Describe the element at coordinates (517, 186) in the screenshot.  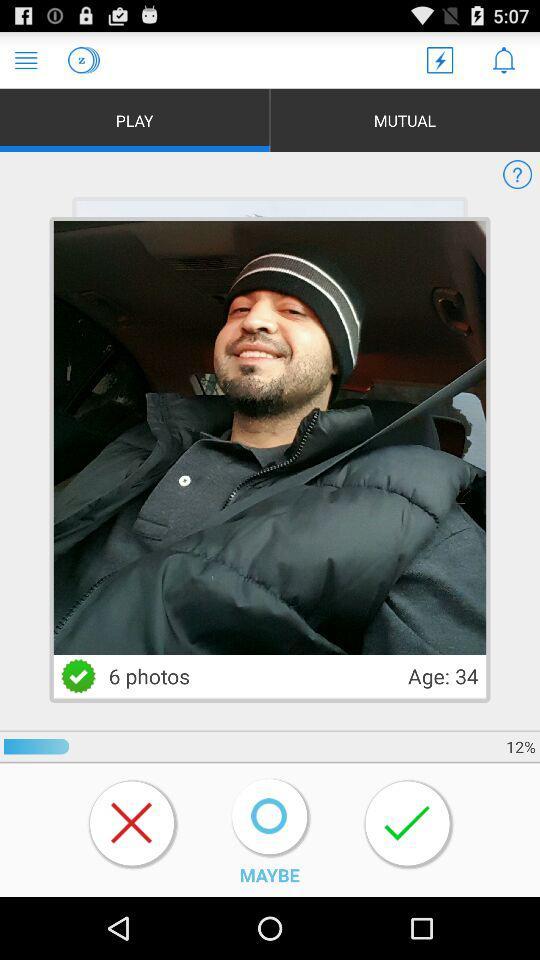
I see `the help icon` at that location.